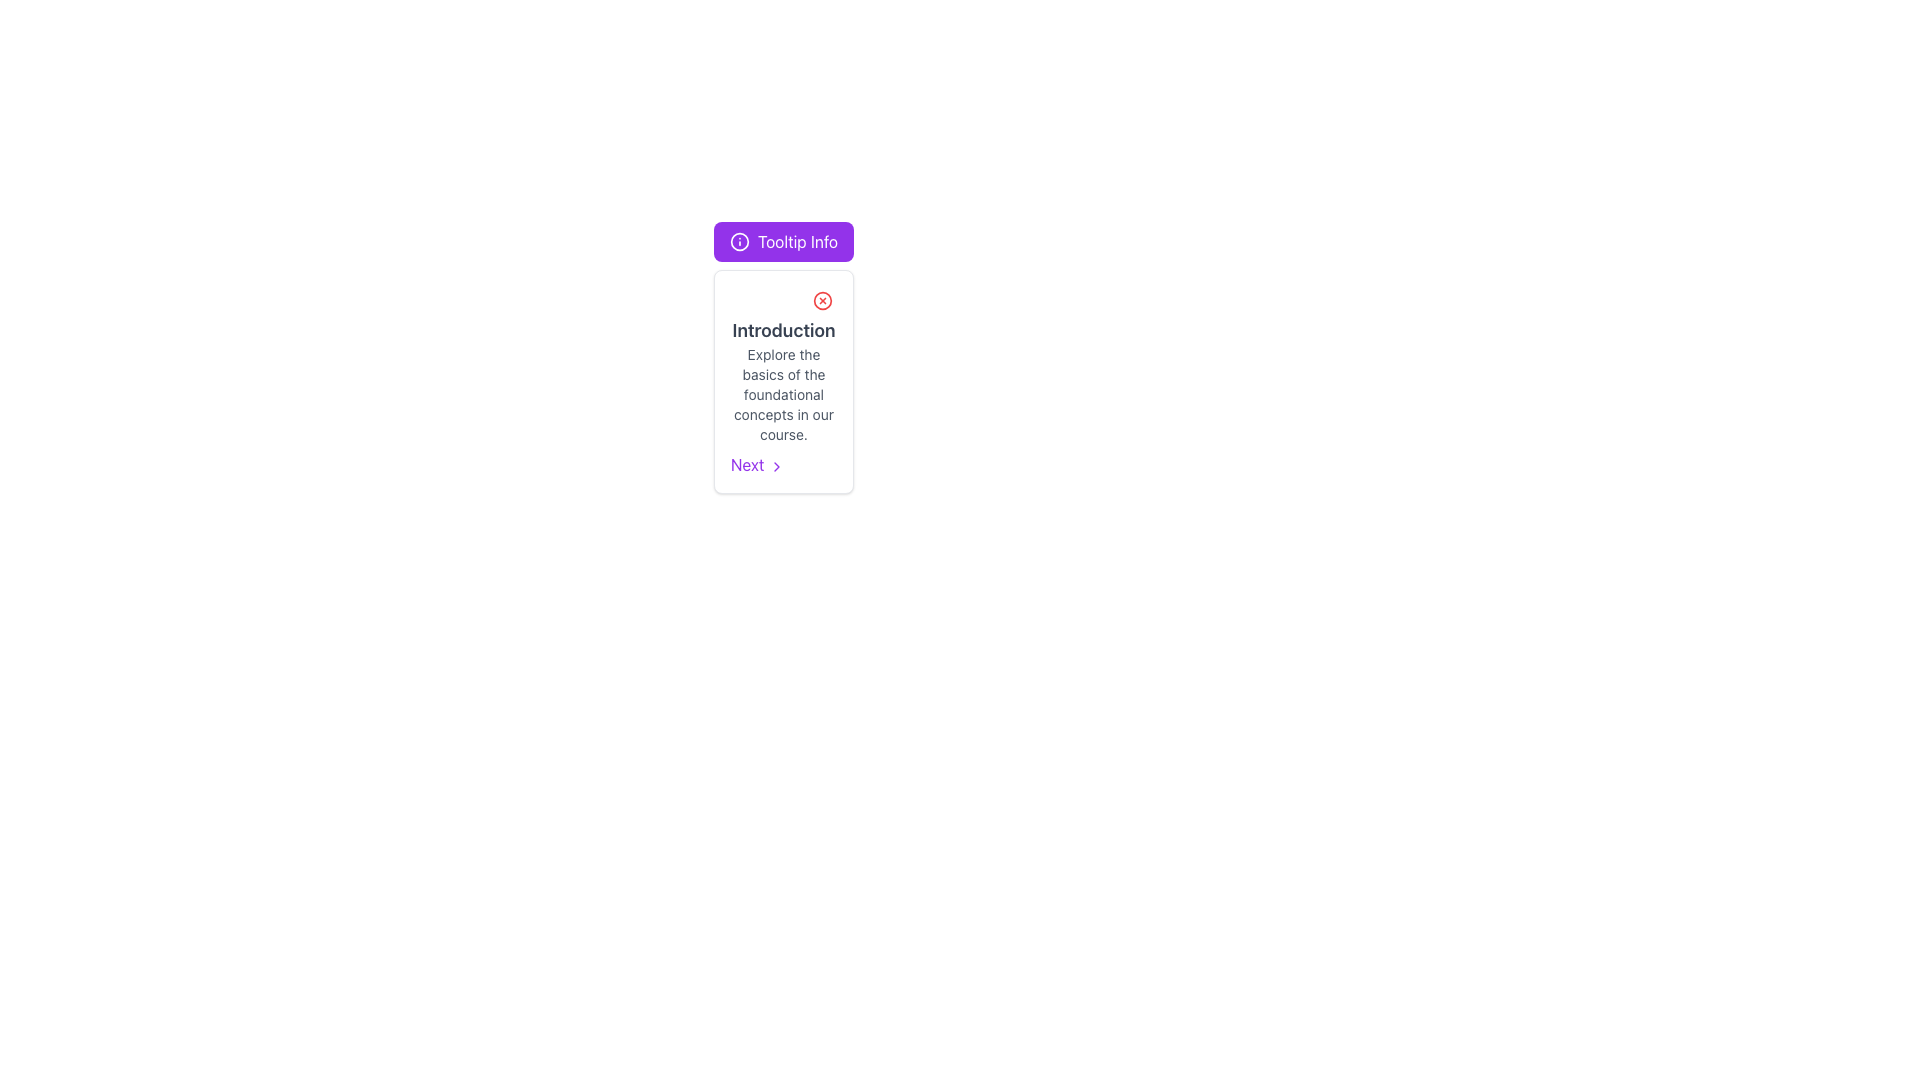 This screenshot has height=1080, width=1920. Describe the element at coordinates (823, 300) in the screenshot. I see `the dismiss or close button located at the top-right area of the card component` at that location.